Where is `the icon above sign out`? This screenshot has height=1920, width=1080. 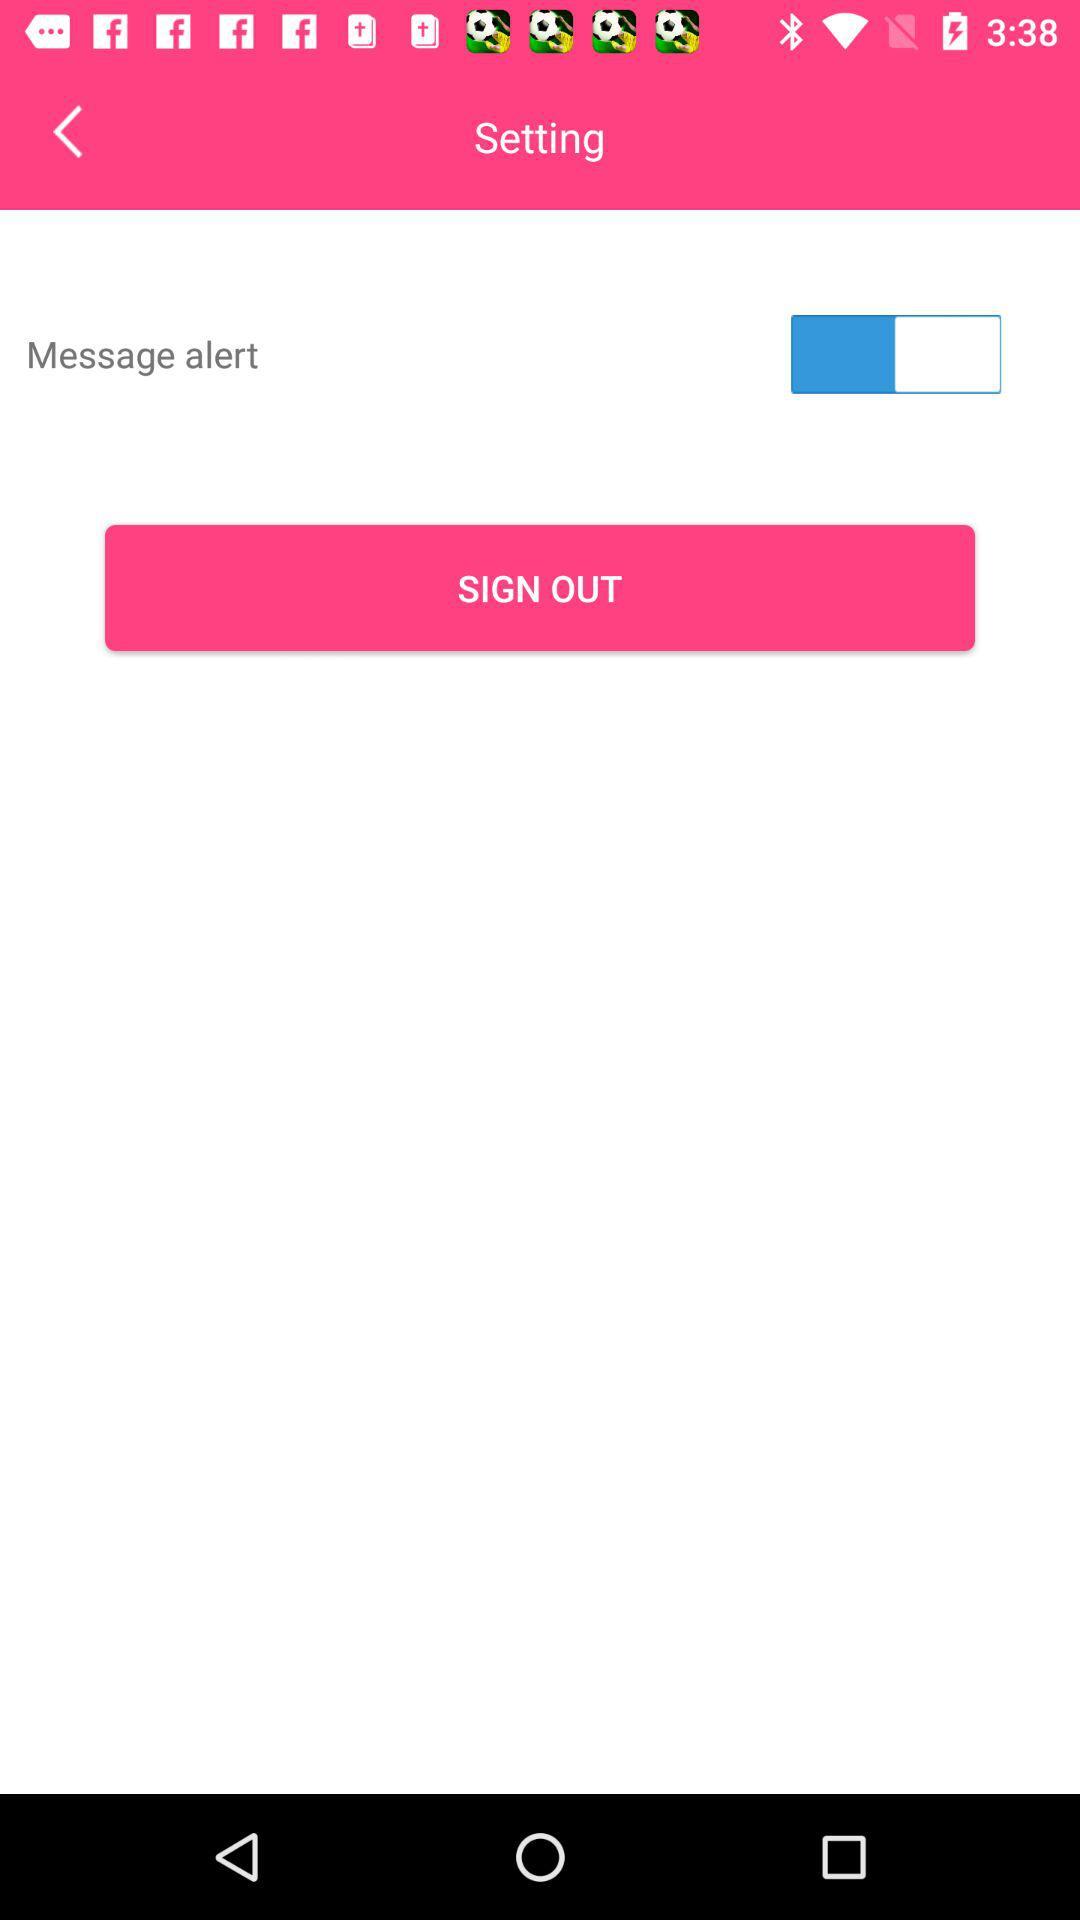
the icon above sign out is located at coordinates (895, 354).